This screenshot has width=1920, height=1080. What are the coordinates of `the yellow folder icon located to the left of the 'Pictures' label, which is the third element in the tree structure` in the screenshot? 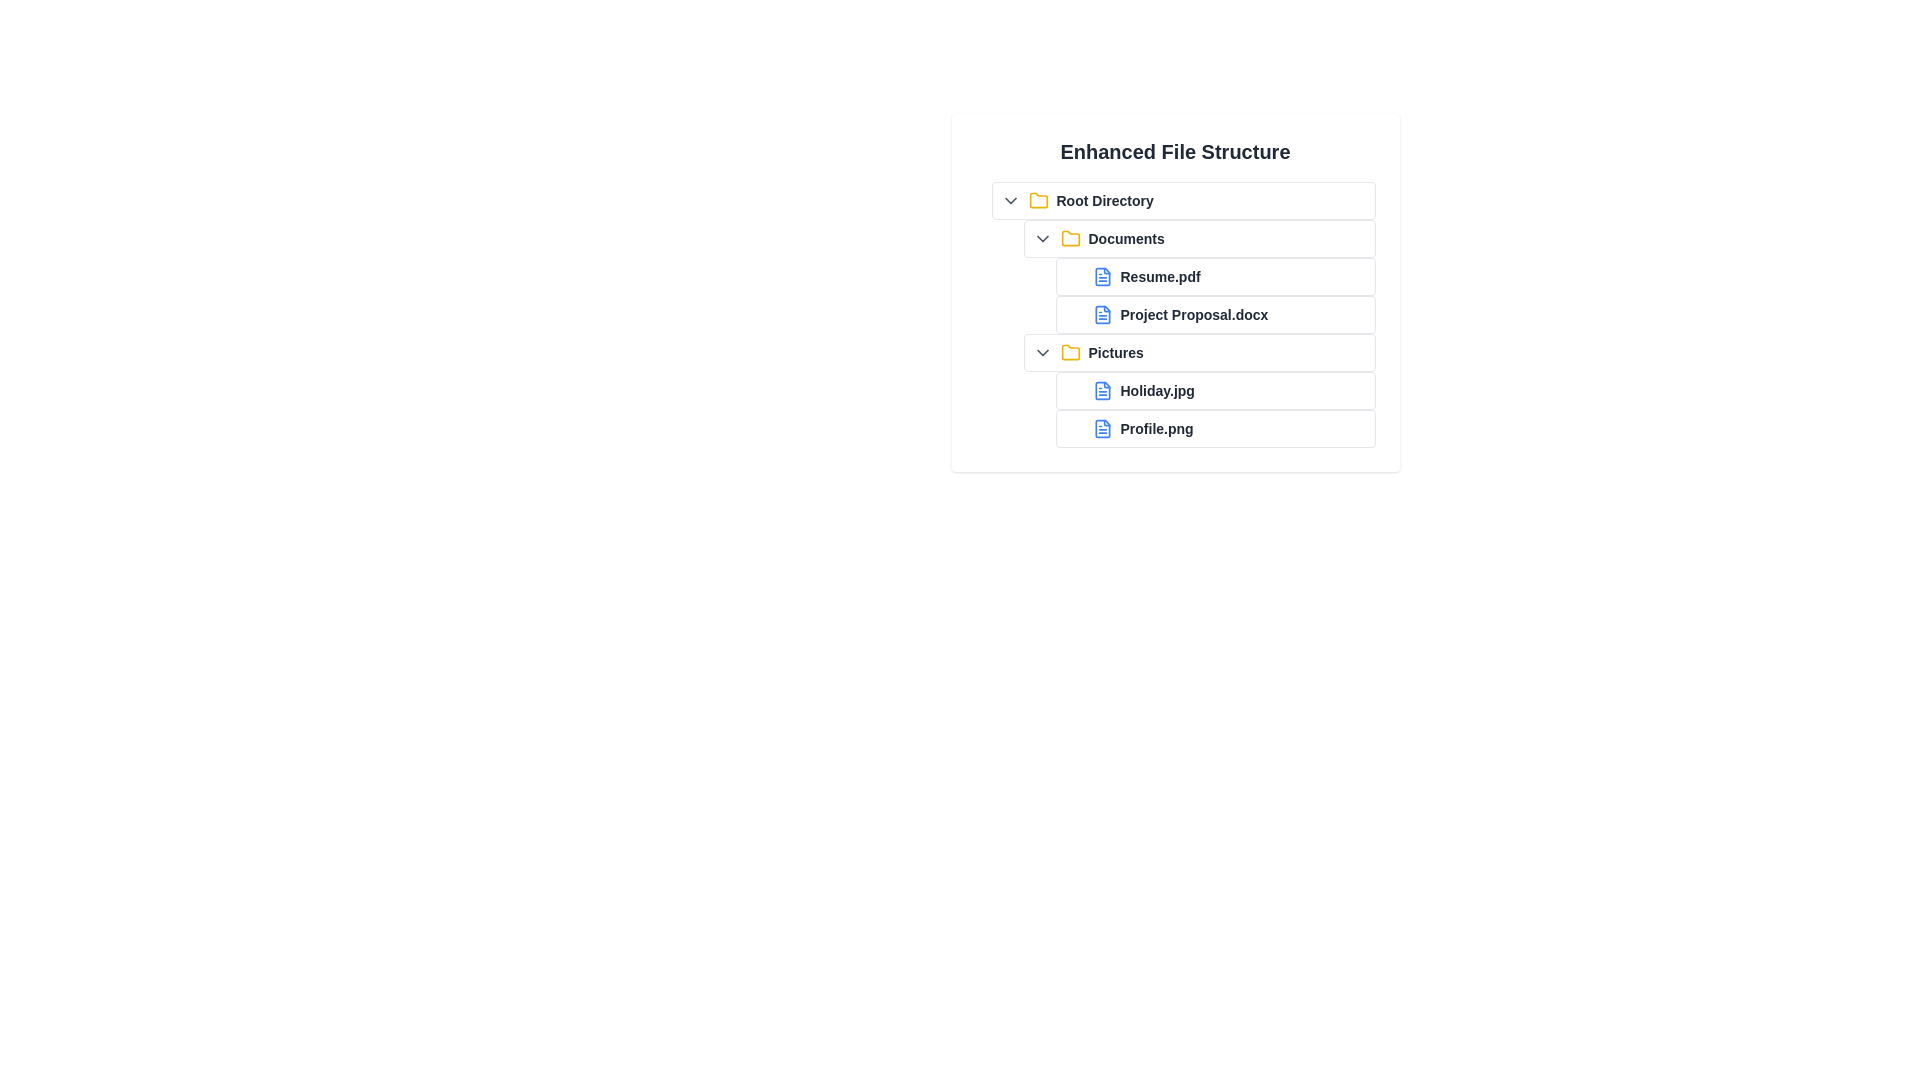 It's located at (1069, 352).